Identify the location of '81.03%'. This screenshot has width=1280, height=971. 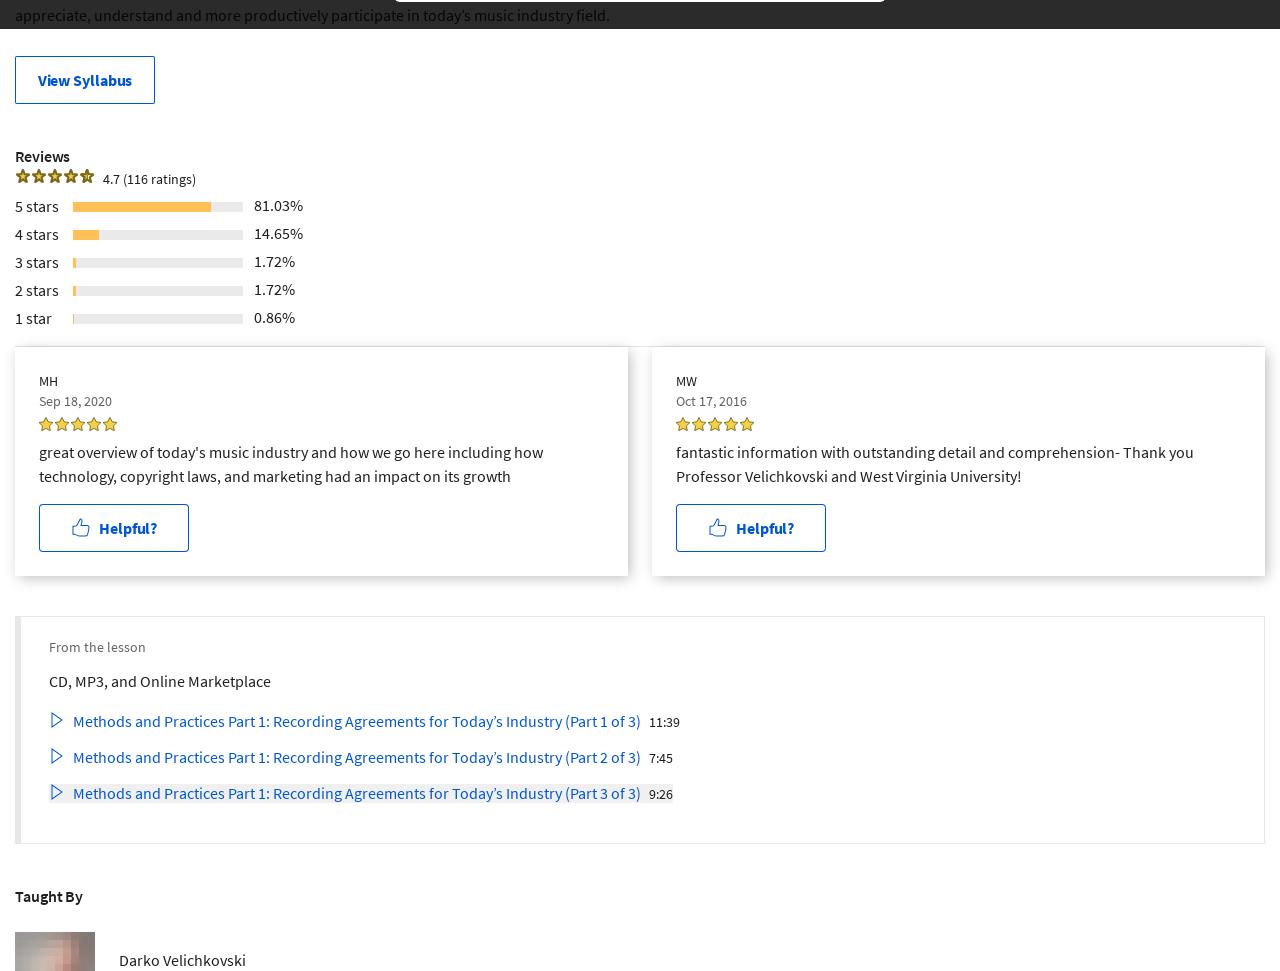
(277, 203).